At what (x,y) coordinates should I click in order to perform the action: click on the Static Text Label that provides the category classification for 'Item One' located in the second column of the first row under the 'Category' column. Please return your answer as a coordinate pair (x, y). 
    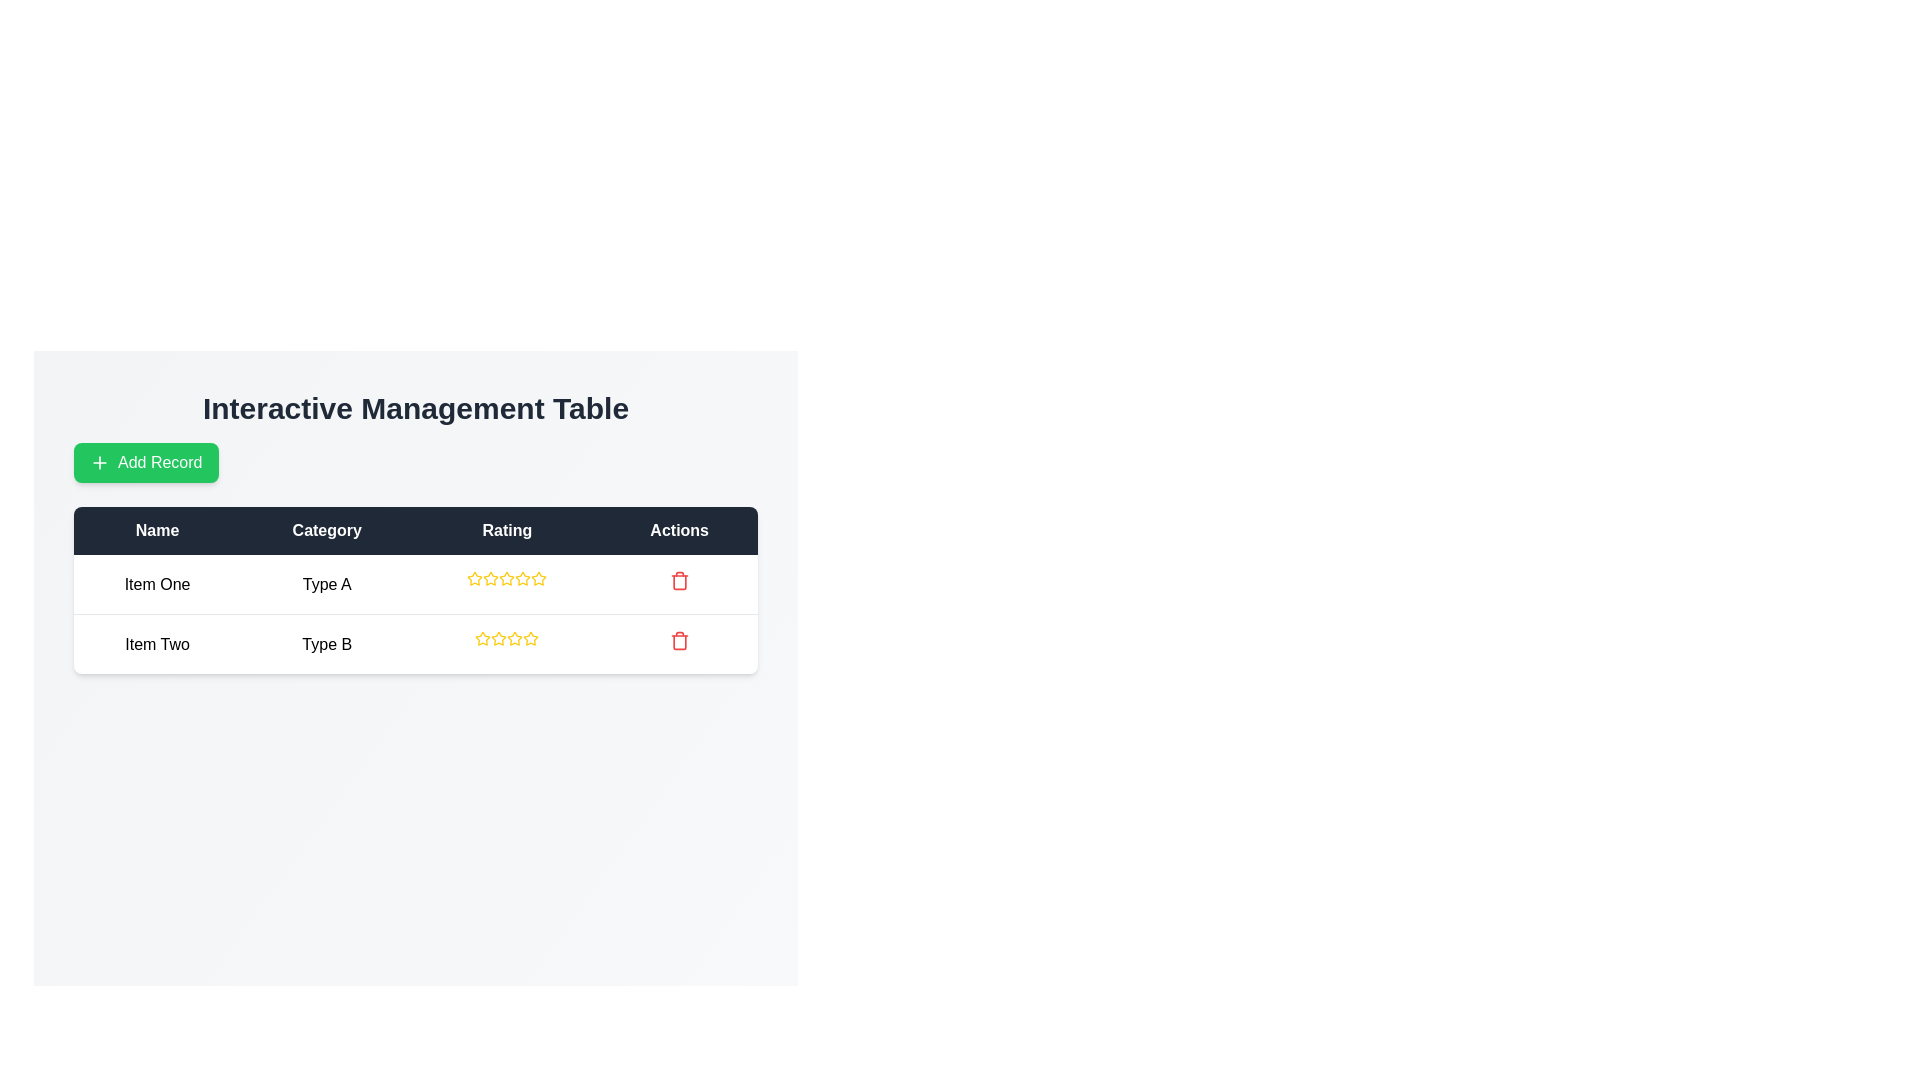
    Looking at the image, I should click on (327, 584).